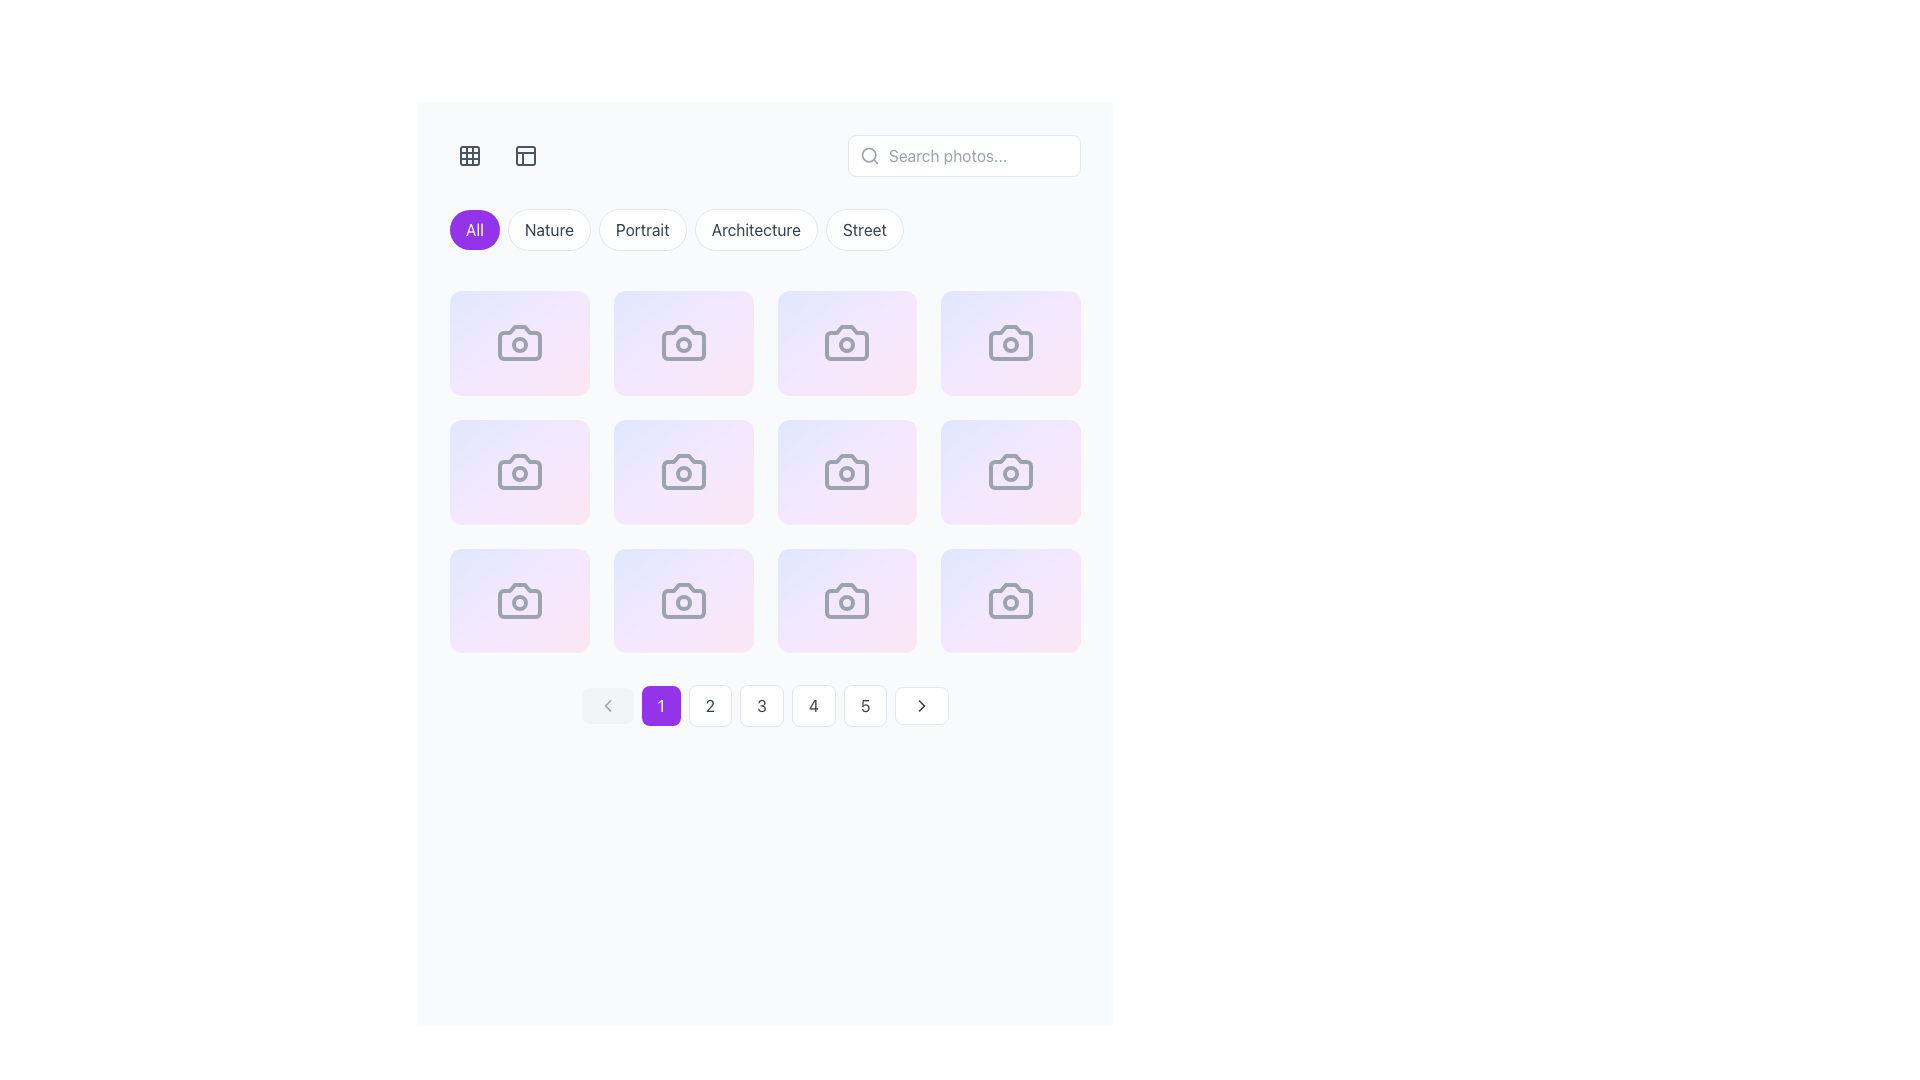 The image size is (1920, 1080). What do you see at coordinates (469, 154) in the screenshot?
I see `the grid-like icon button, located in the upper-left region of the interface` at bounding box center [469, 154].